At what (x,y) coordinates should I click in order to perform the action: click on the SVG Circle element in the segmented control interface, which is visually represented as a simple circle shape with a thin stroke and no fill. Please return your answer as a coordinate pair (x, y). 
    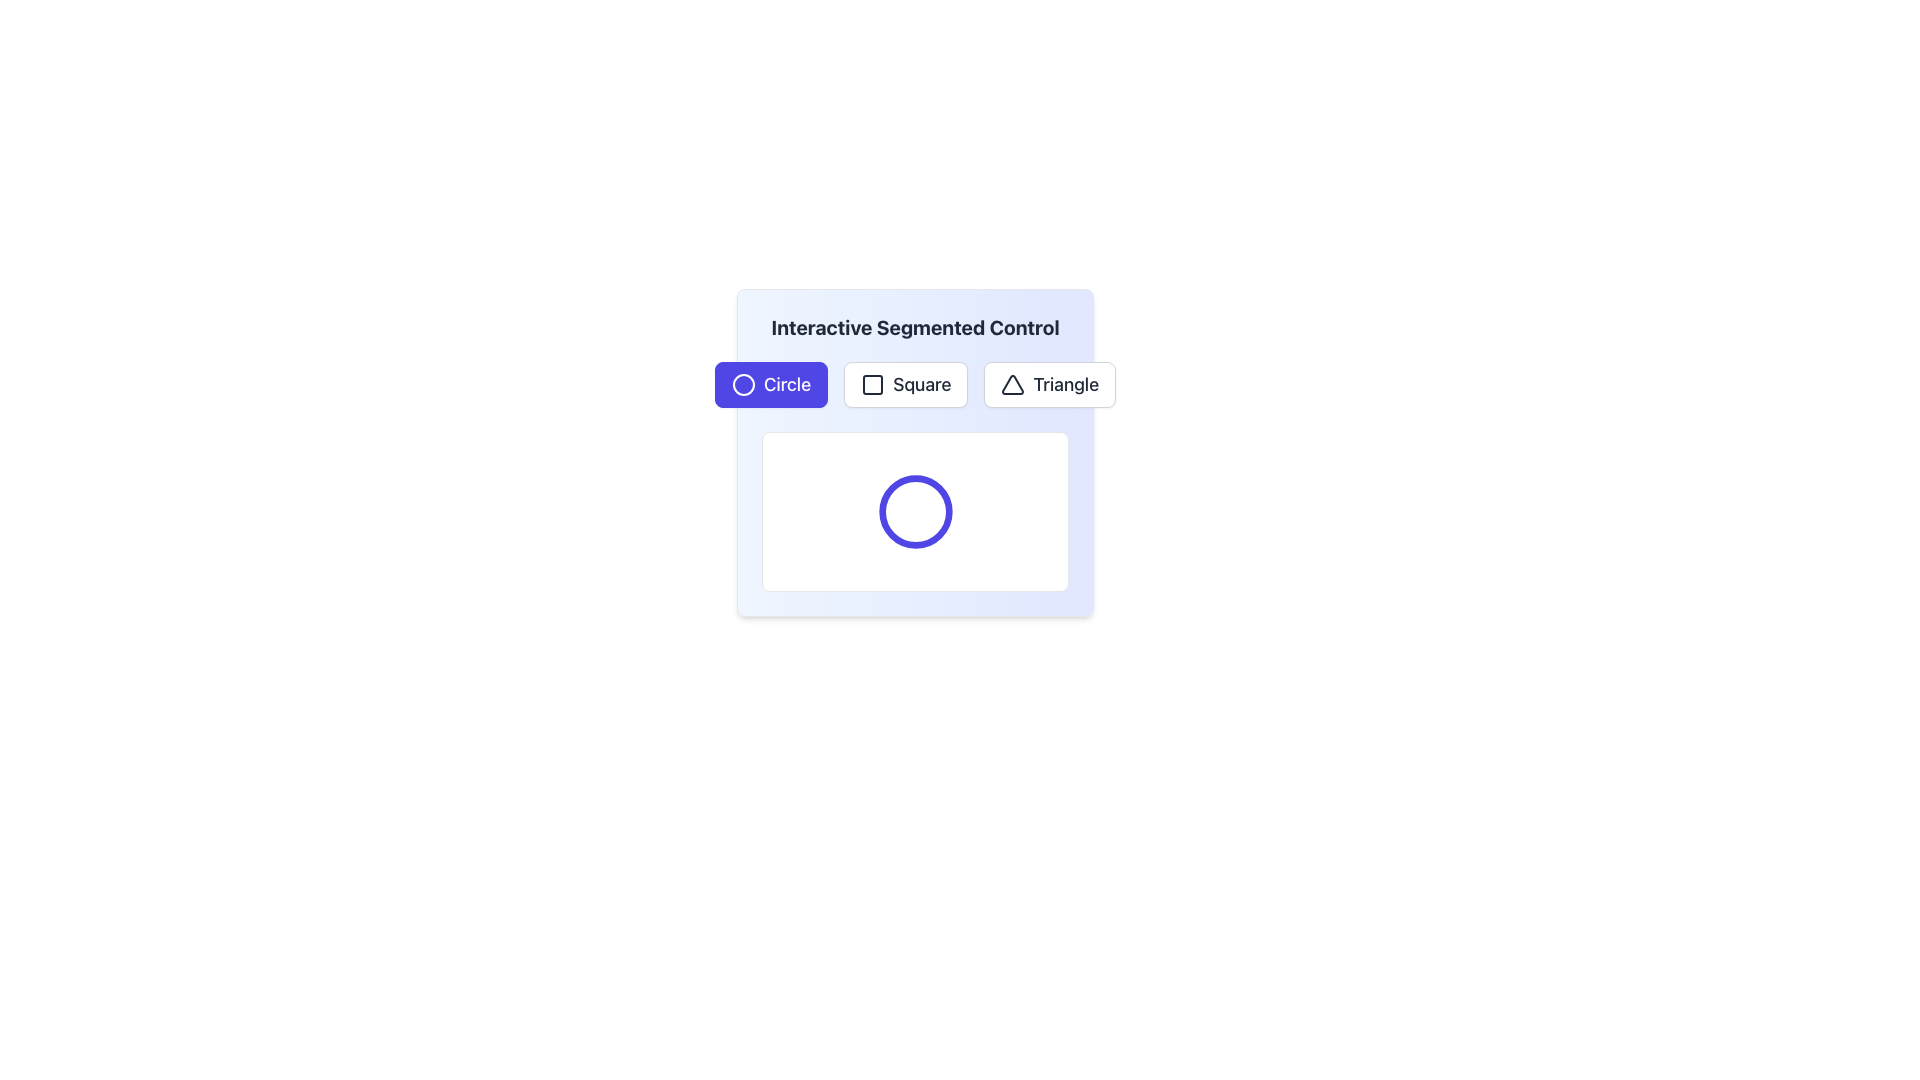
    Looking at the image, I should click on (742, 385).